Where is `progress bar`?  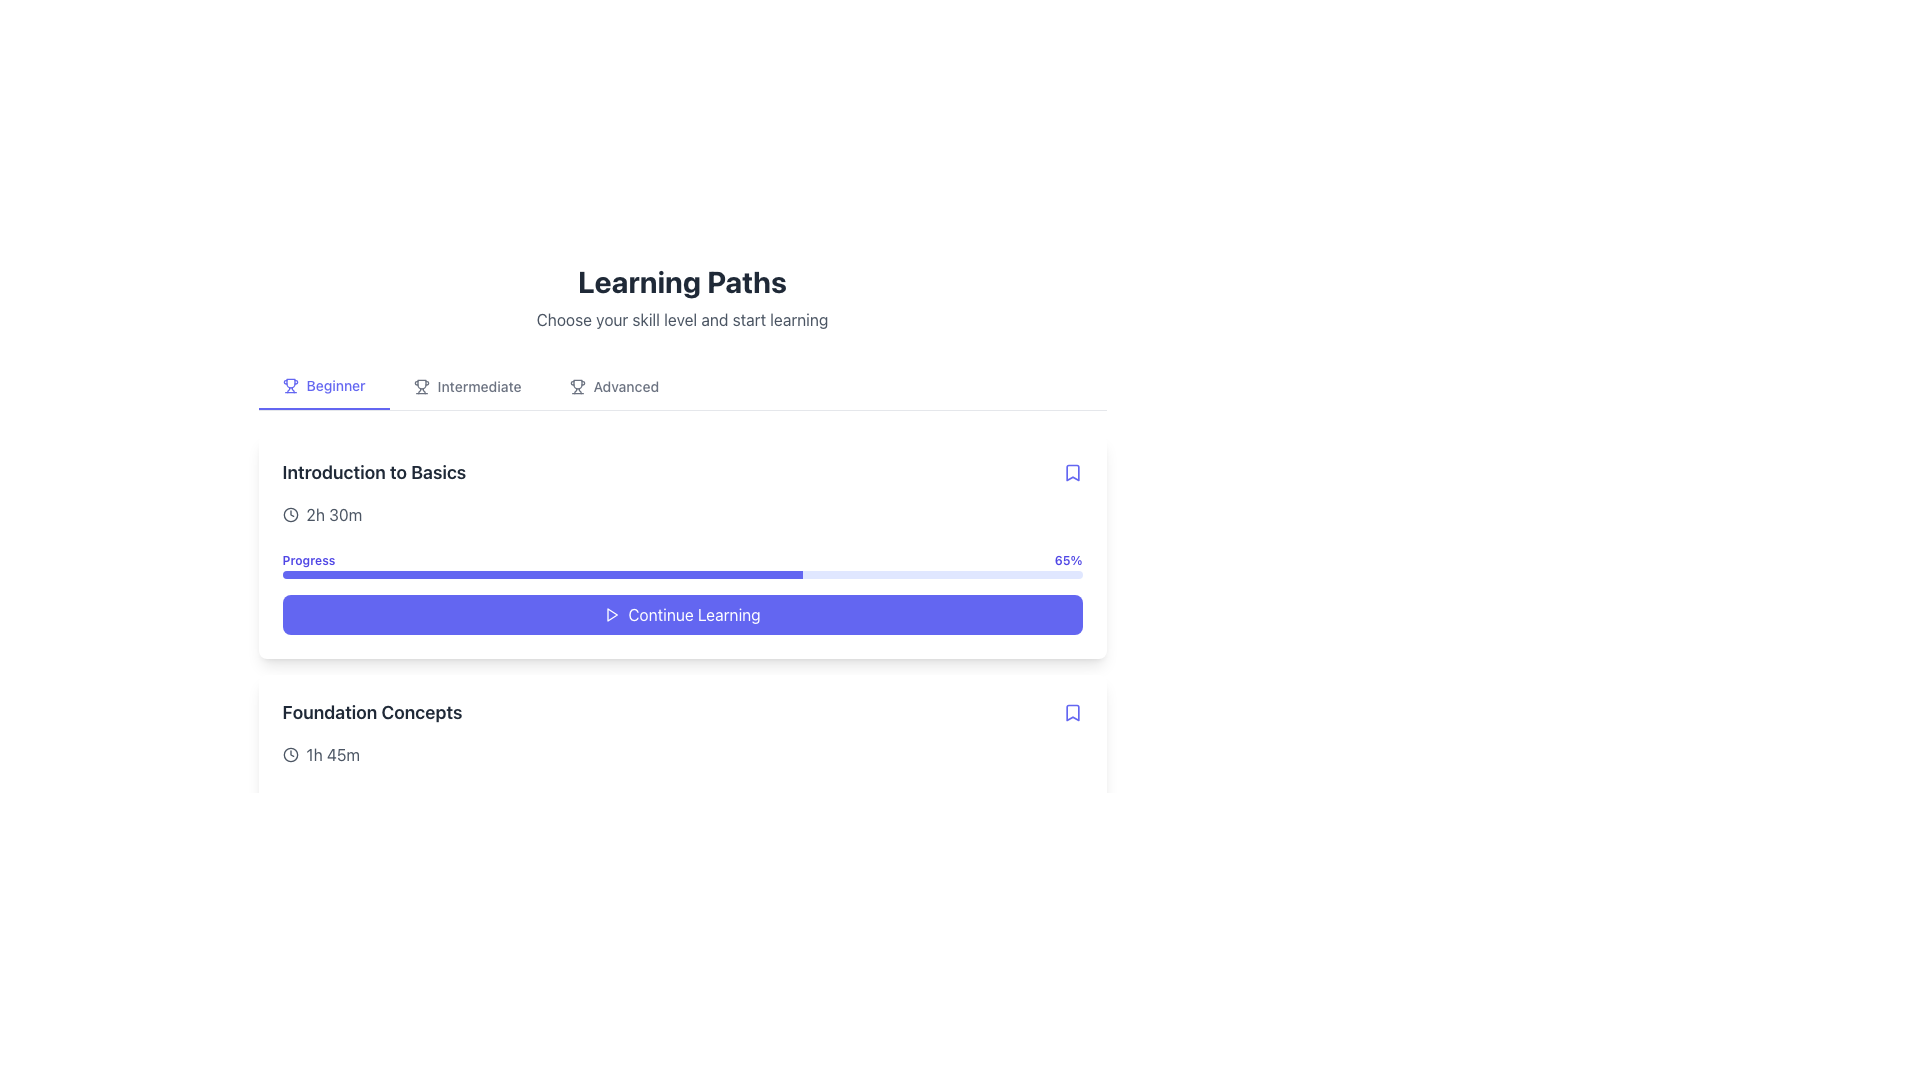 progress bar is located at coordinates (449, 574).